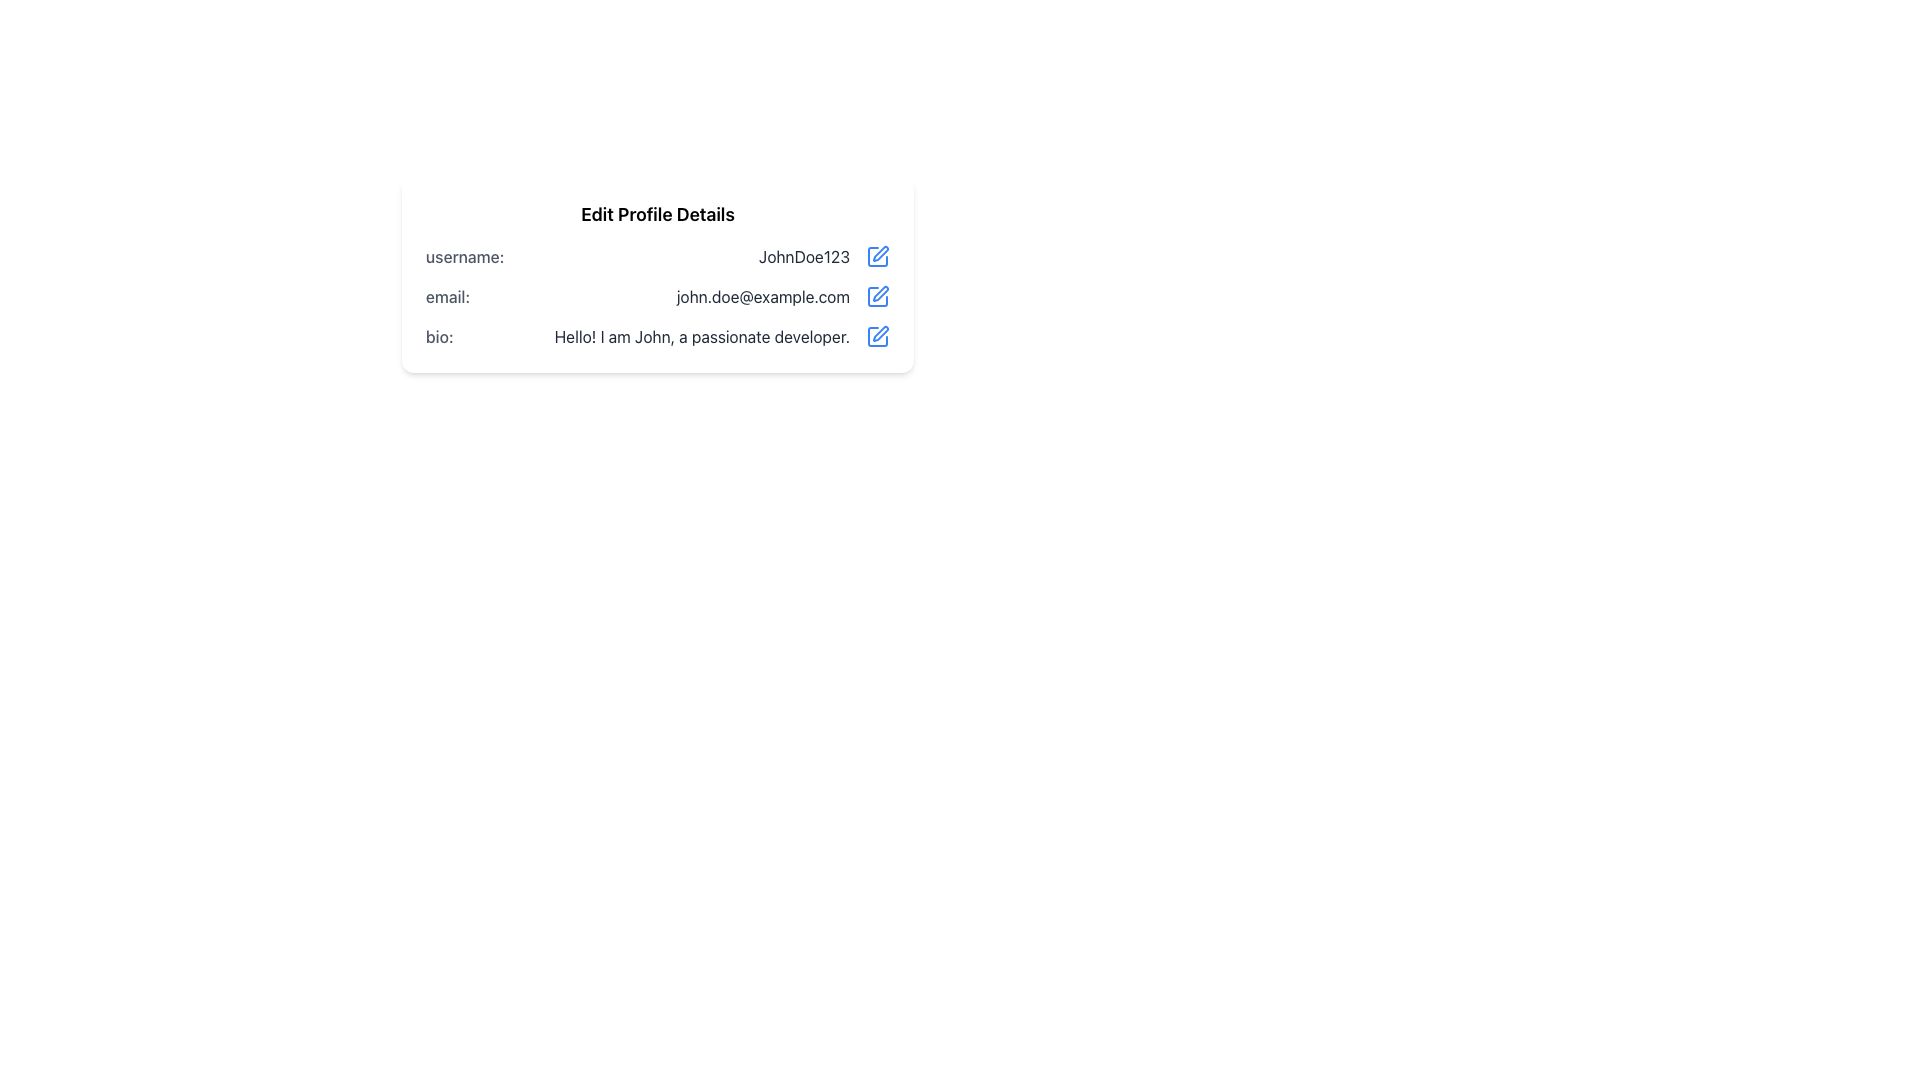 The width and height of the screenshot is (1920, 1080). What do you see at coordinates (702, 335) in the screenshot?
I see `the text snippet that reads 'Hello! I am John, a passionate developer.' located in the 'bio' section of the 'Edit Profile Details' form` at bounding box center [702, 335].